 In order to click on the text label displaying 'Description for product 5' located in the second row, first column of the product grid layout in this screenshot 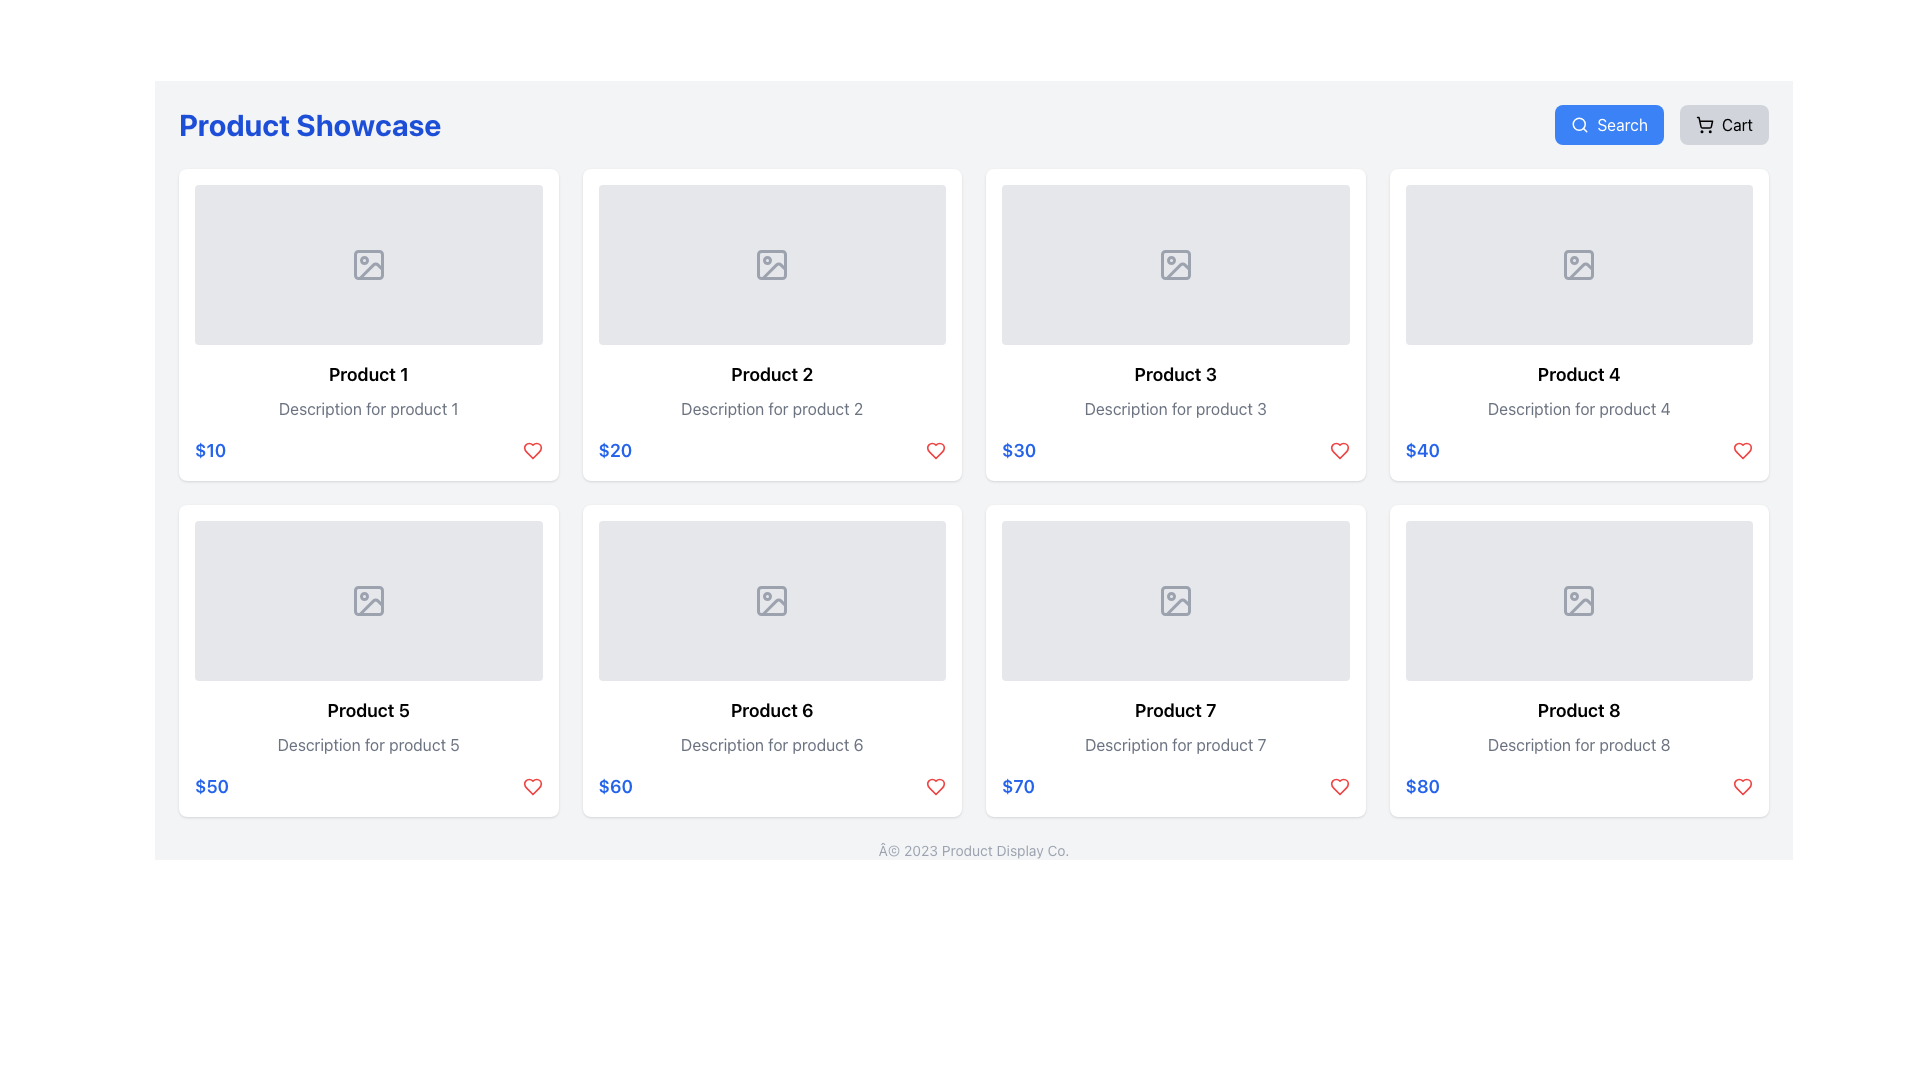, I will do `click(368, 744)`.